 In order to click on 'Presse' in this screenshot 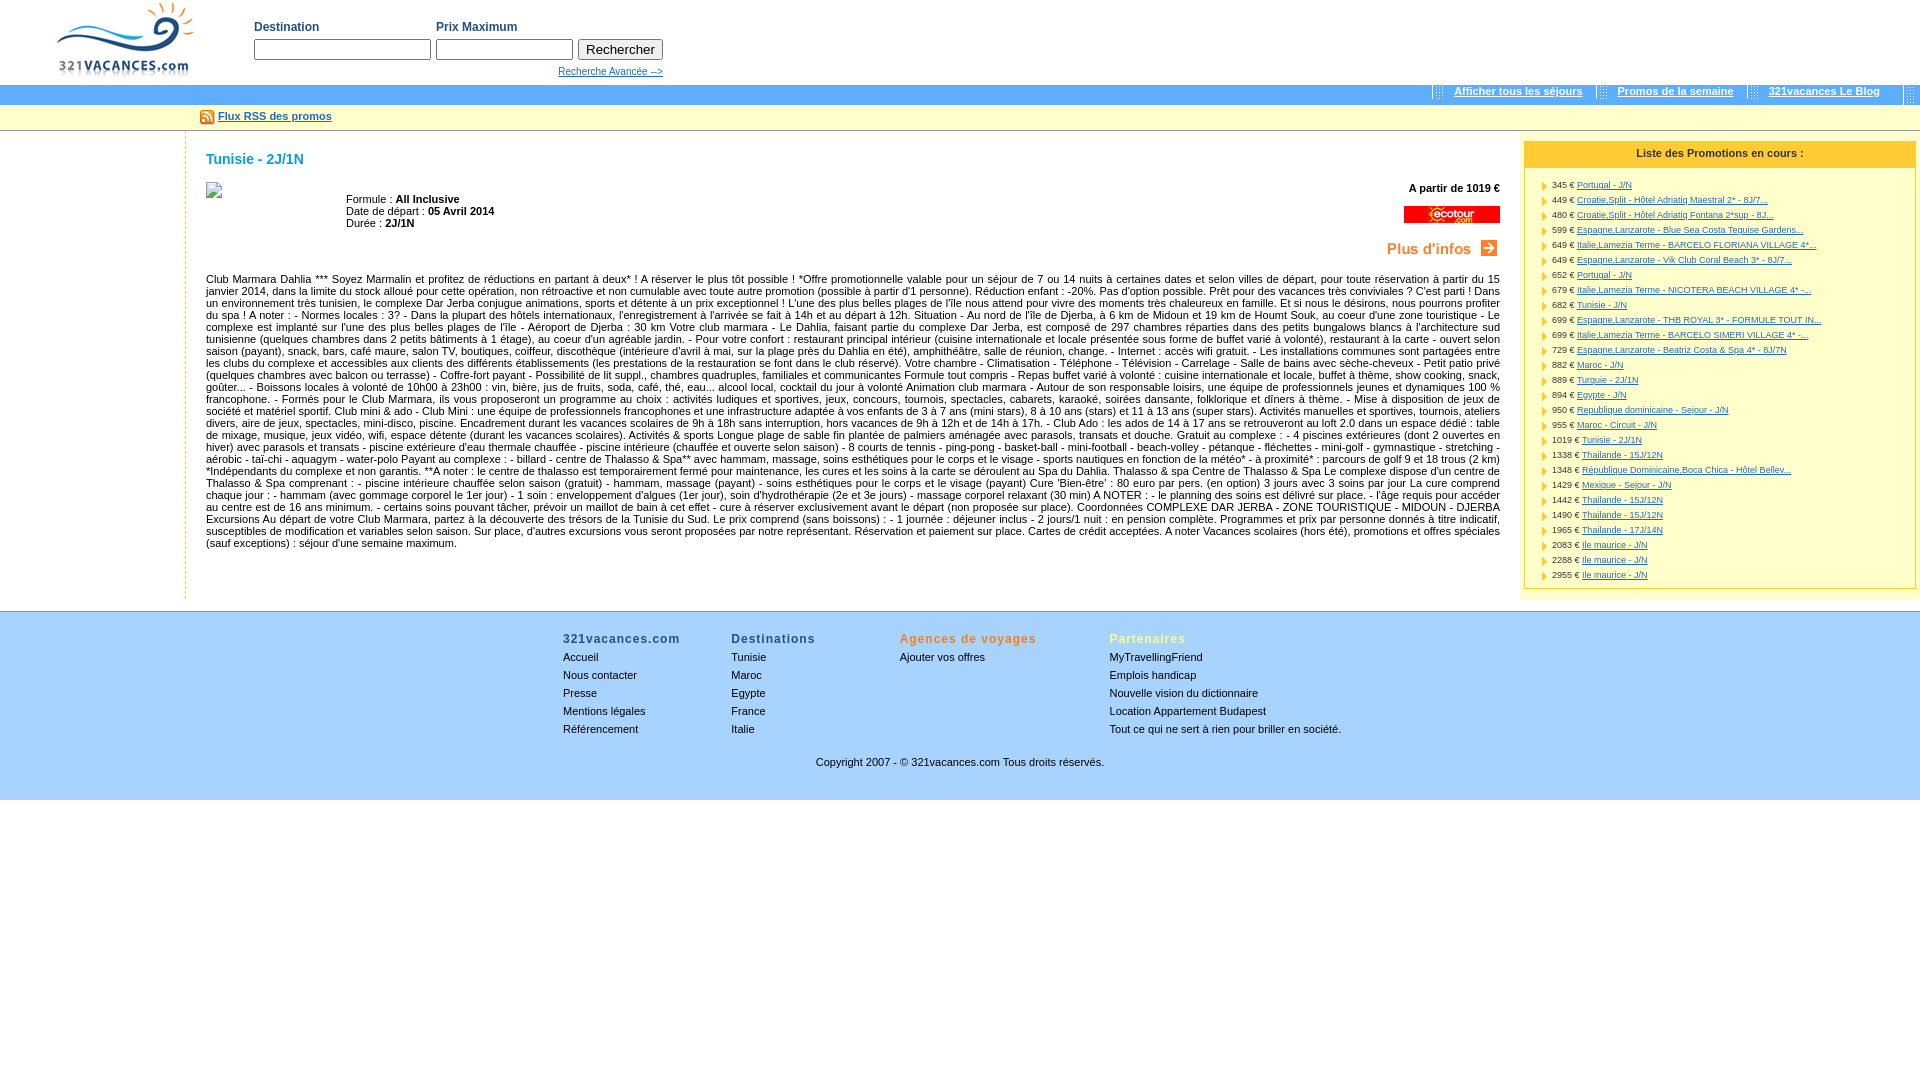, I will do `click(579, 692)`.